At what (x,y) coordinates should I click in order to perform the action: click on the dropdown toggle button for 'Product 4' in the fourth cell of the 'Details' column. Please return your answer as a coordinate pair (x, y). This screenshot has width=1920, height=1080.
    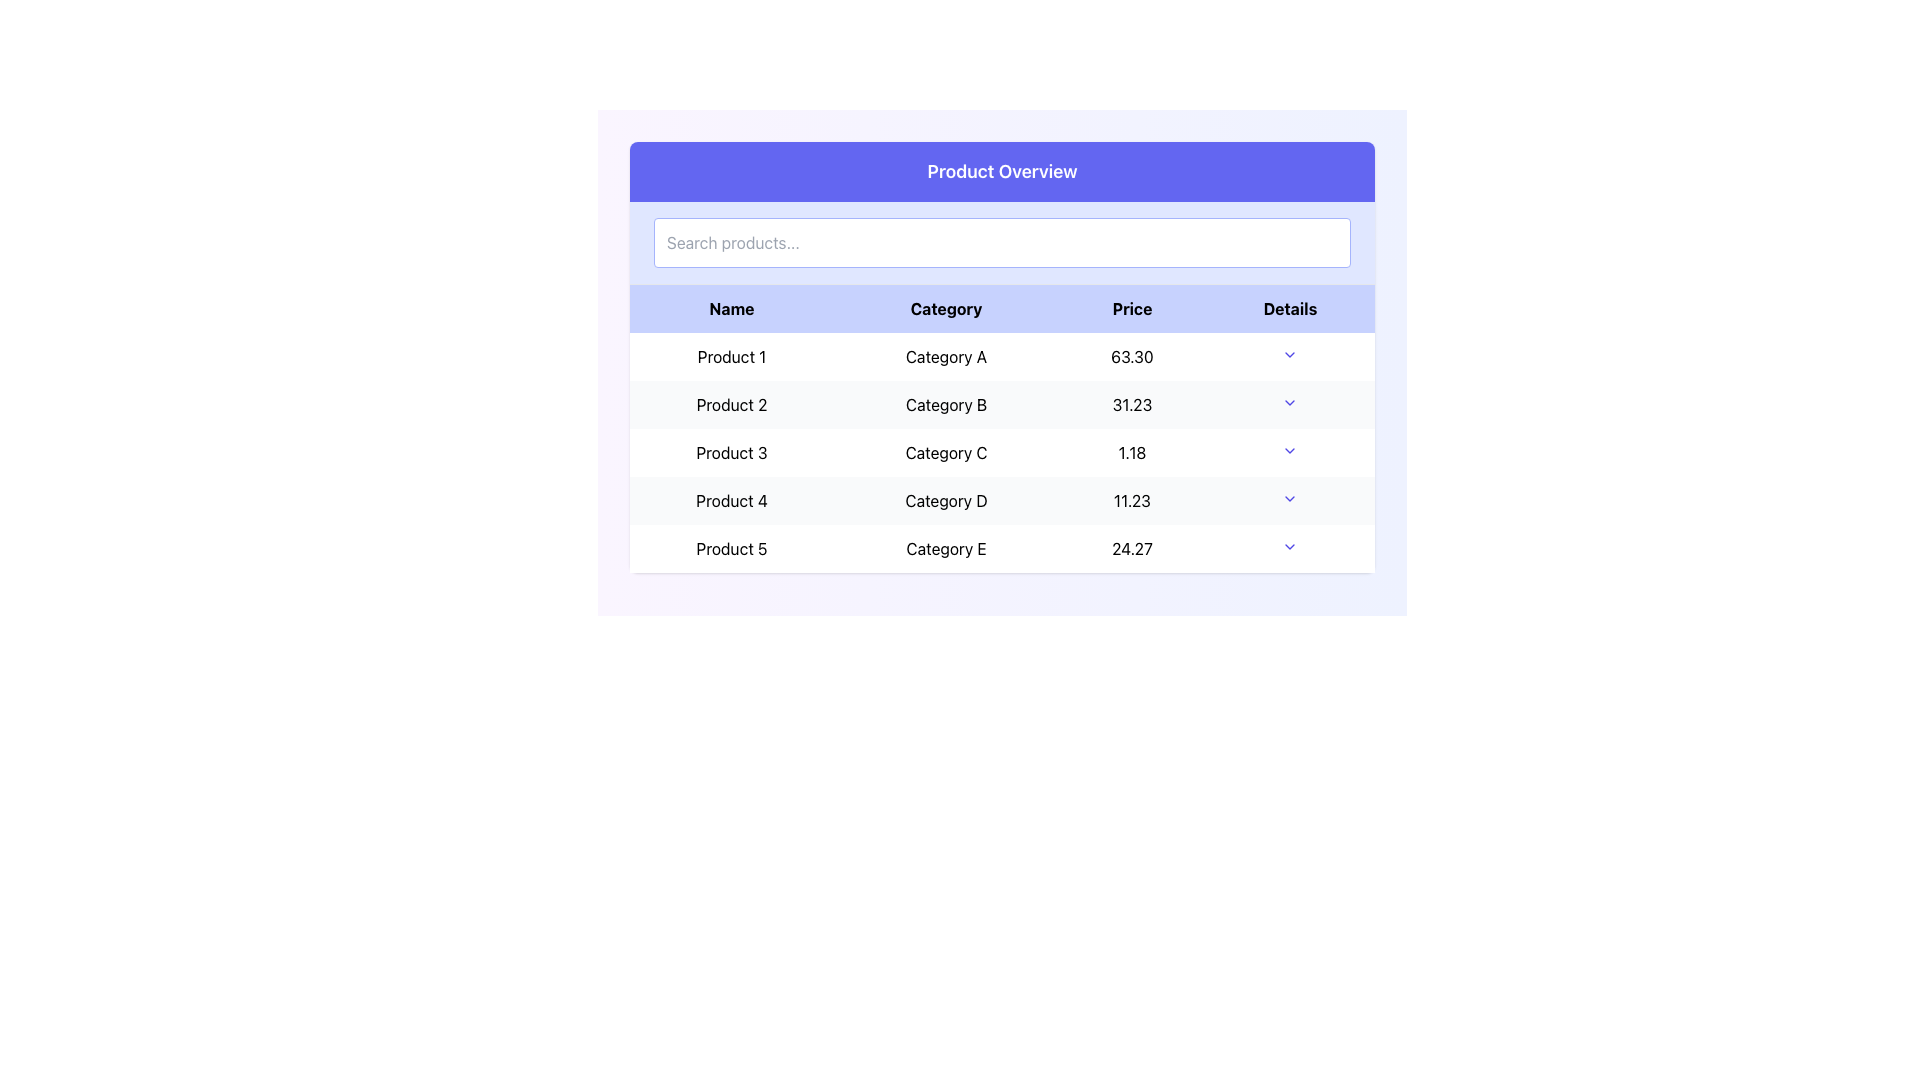
    Looking at the image, I should click on (1290, 500).